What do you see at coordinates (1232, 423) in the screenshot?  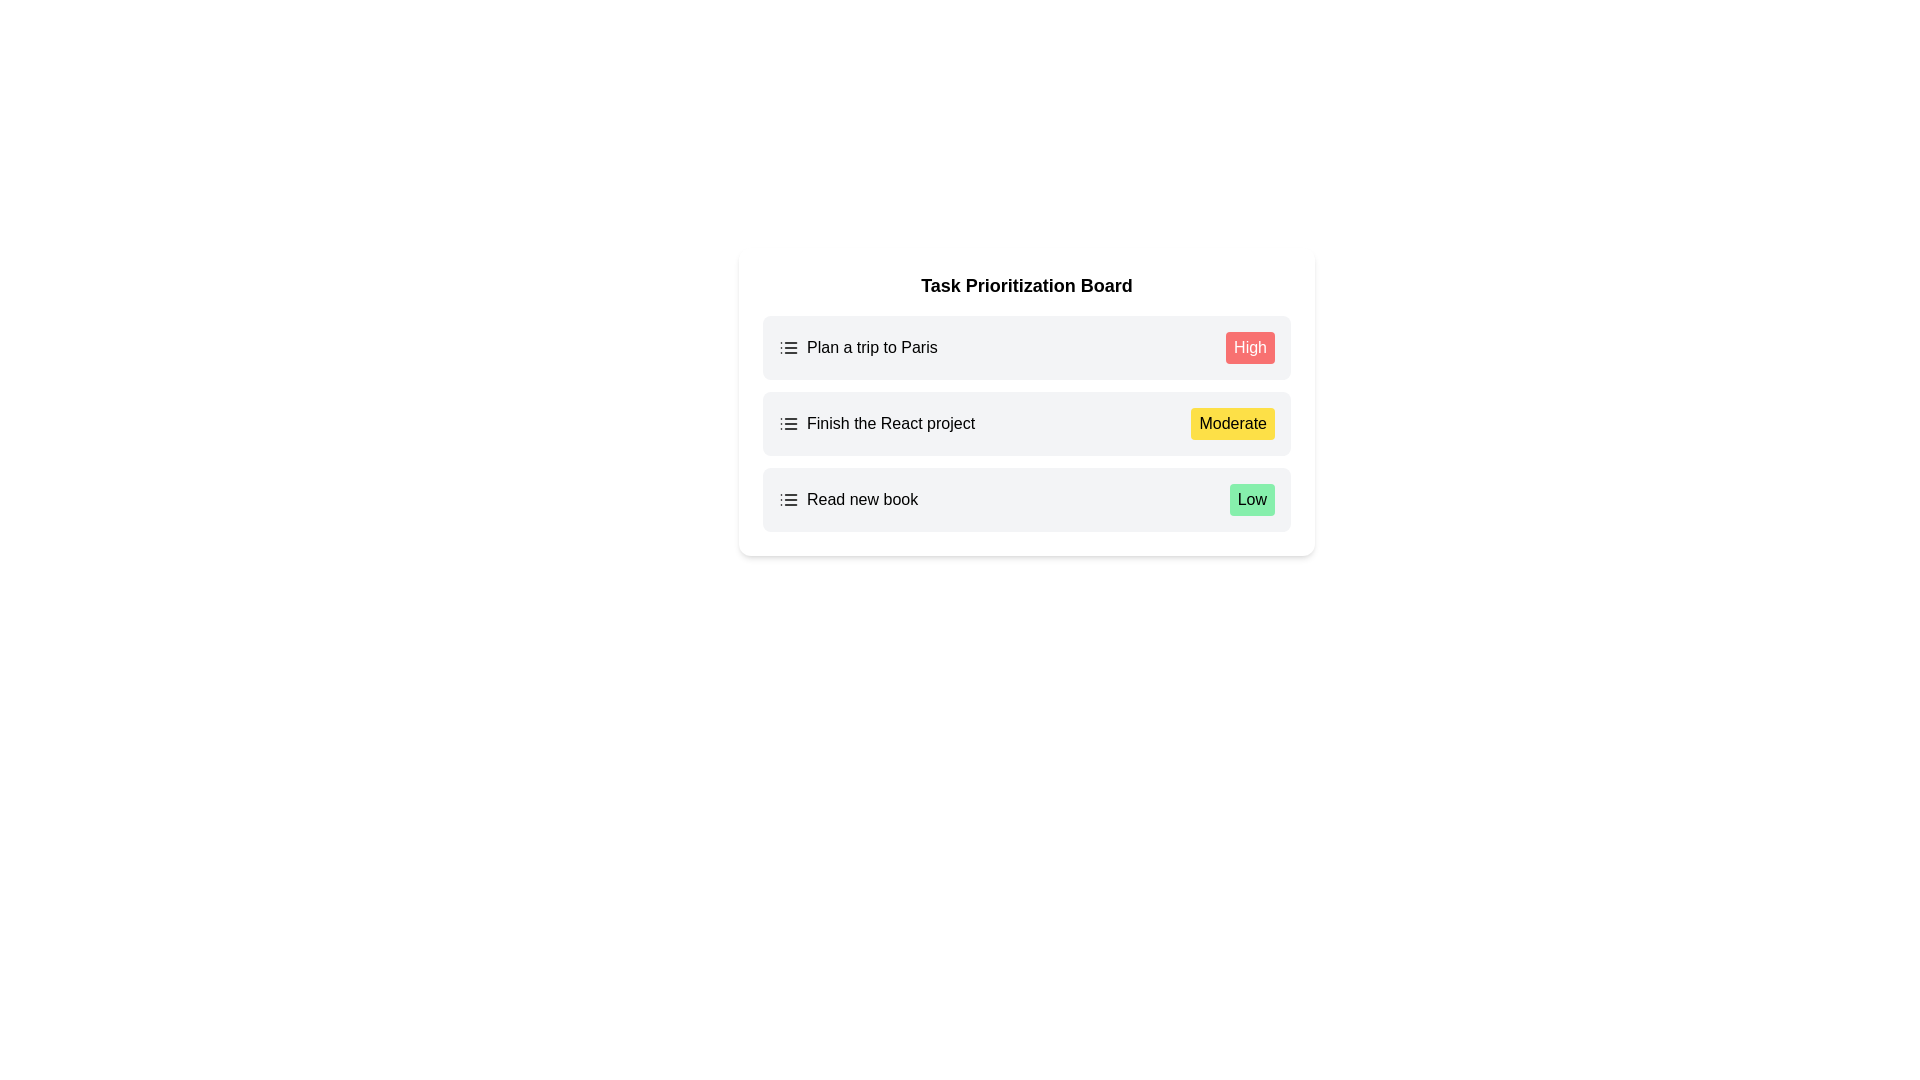 I see `Priority label with the text 'Moderate', which has a yellow background and is located on the right side of the 'Finish the React project' entry` at bounding box center [1232, 423].